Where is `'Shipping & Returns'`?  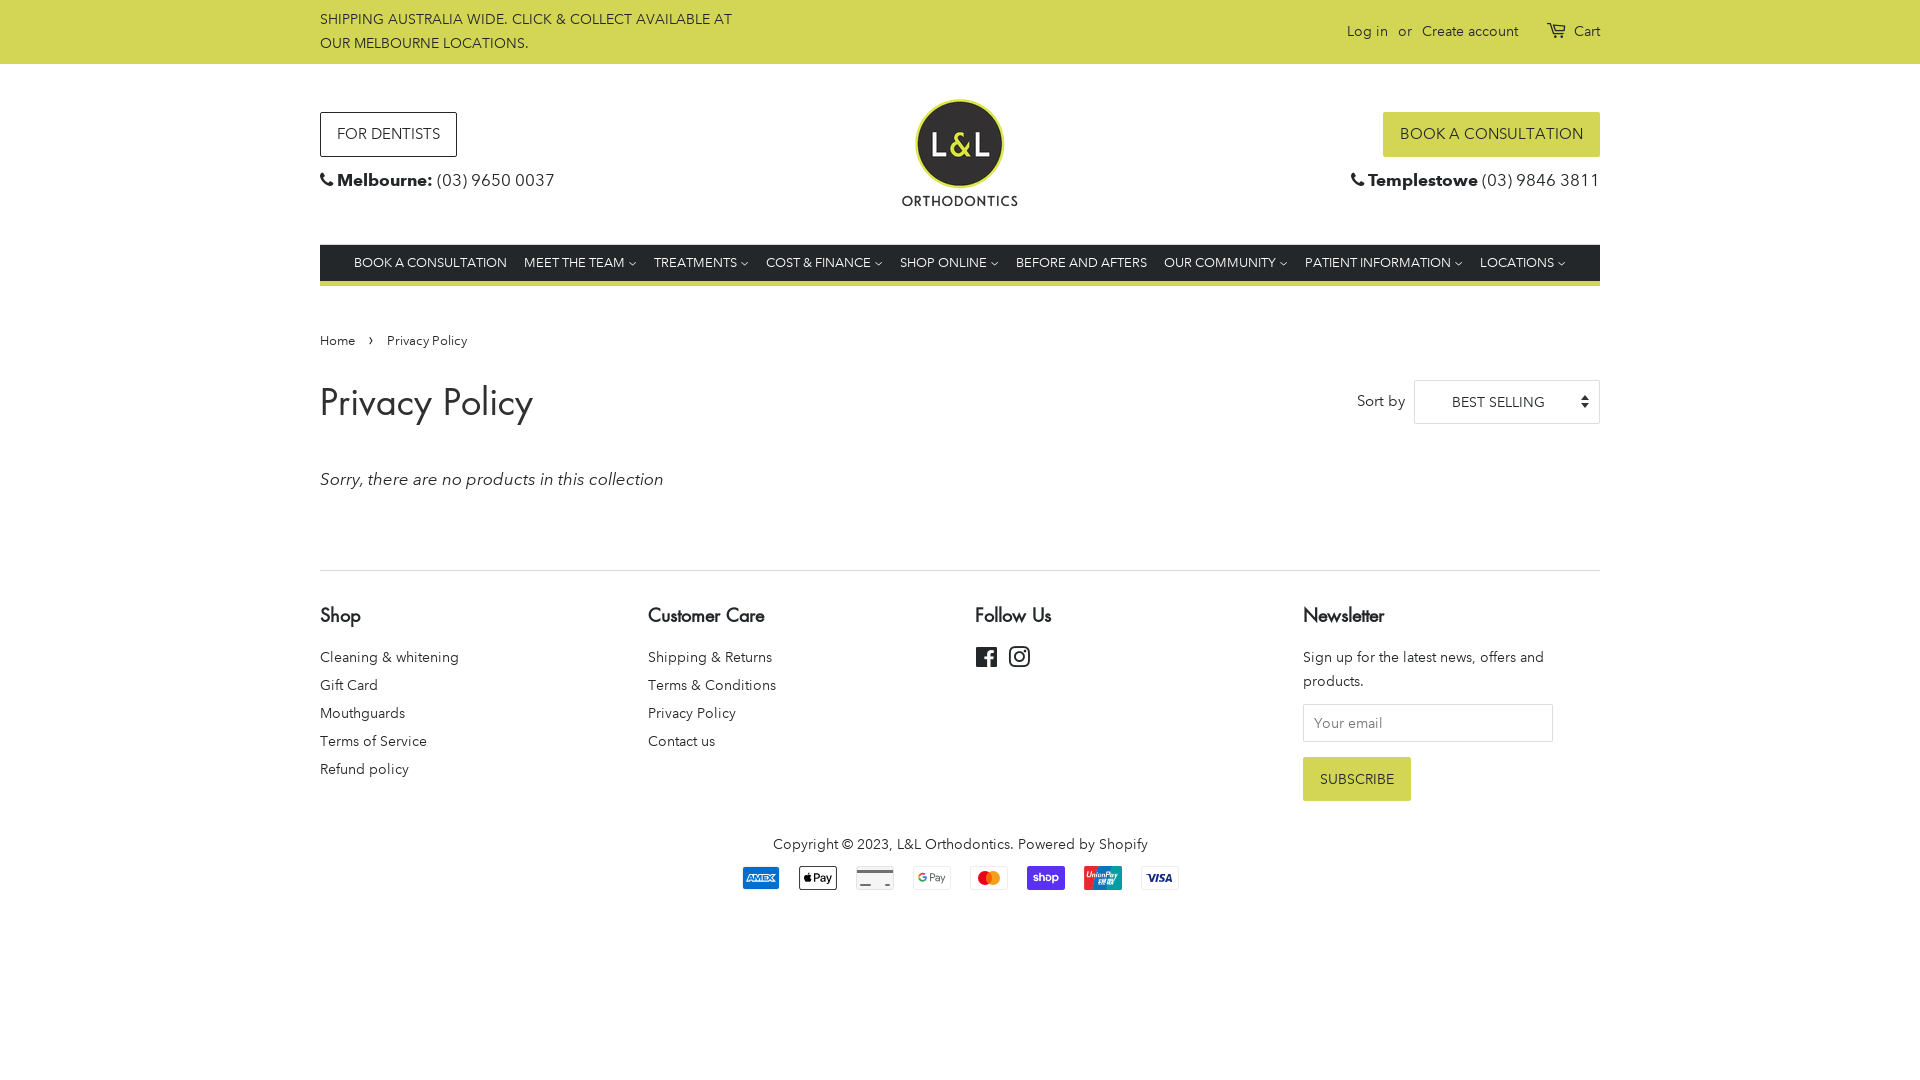 'Shipping & Returns' is located at coordinates (710, 656).